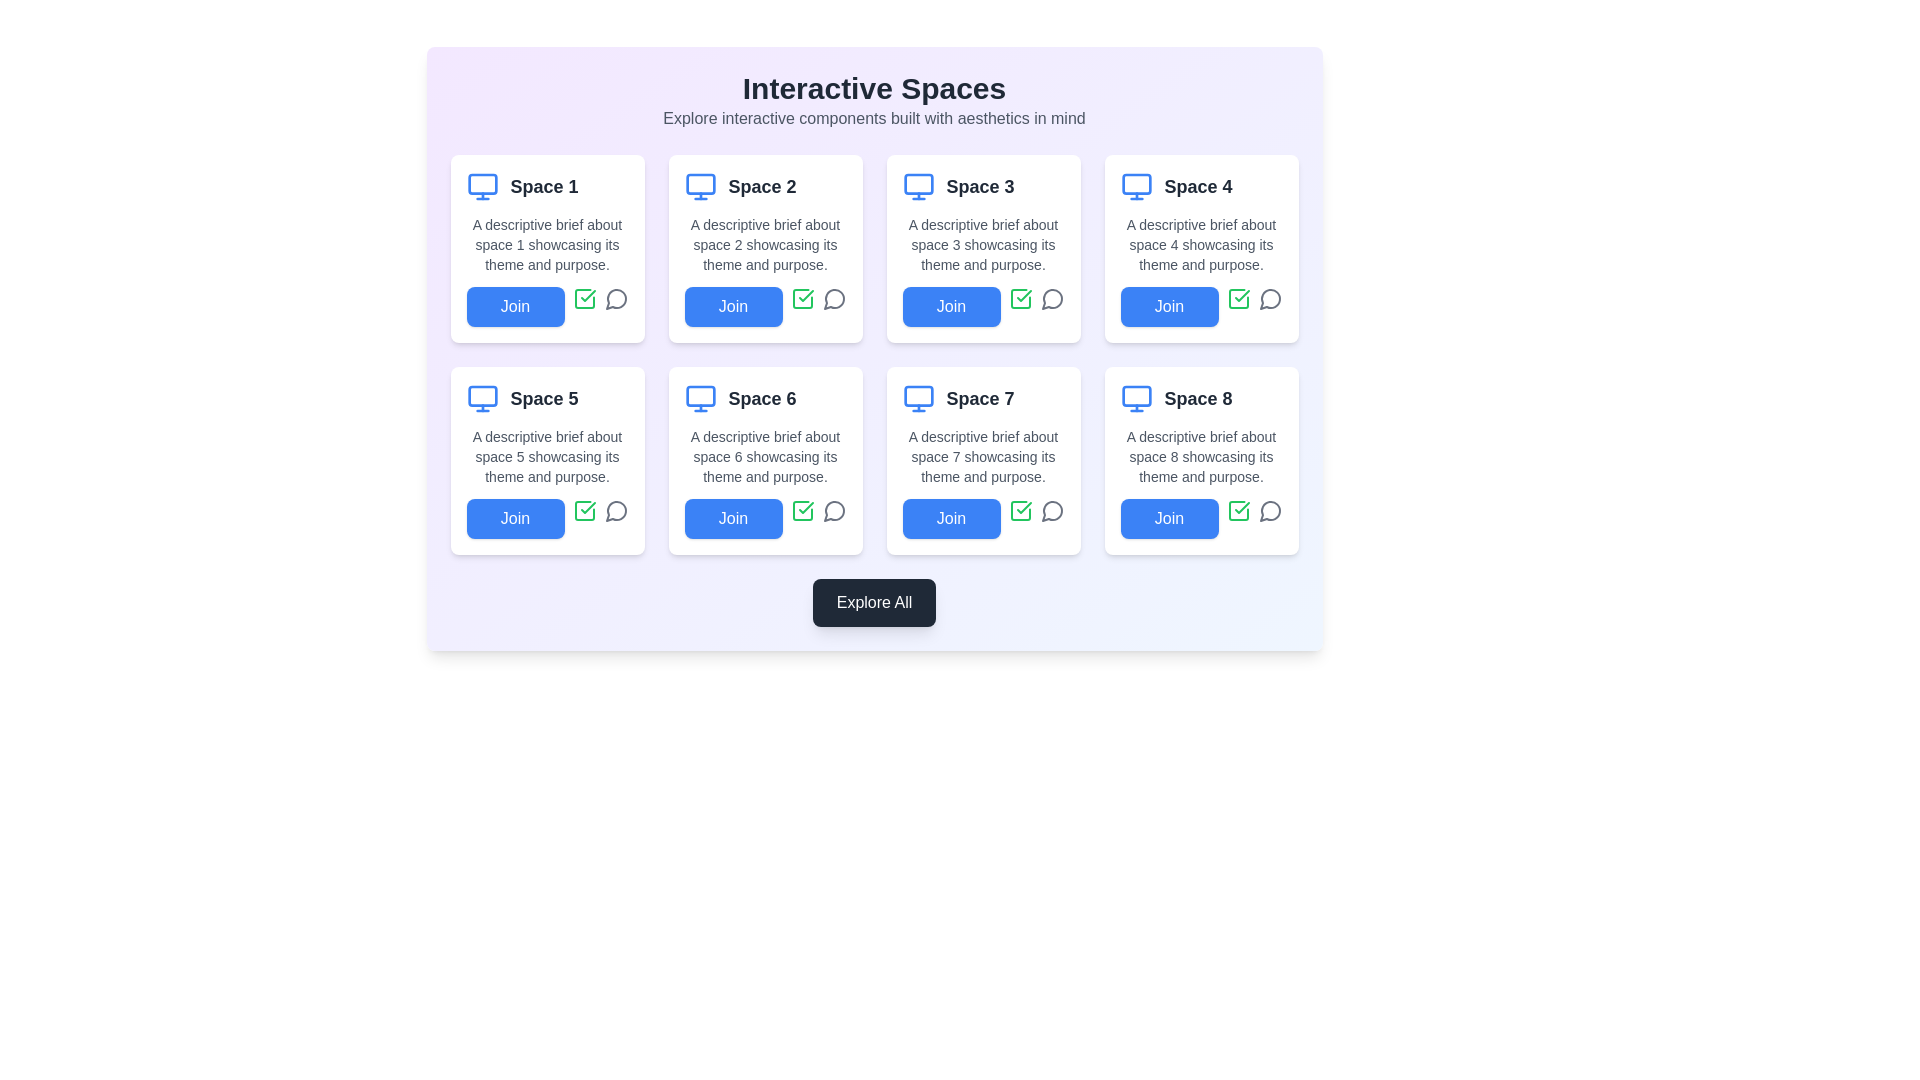 This screenshot has height=1080, width=1920. What do you see at coordinates (1200, 248) in the screenshot?
I see `the green check mark icon located on the Card Component titled 'Space 4' in the top-right corner of the grid` at bounding box center [1200, 248].